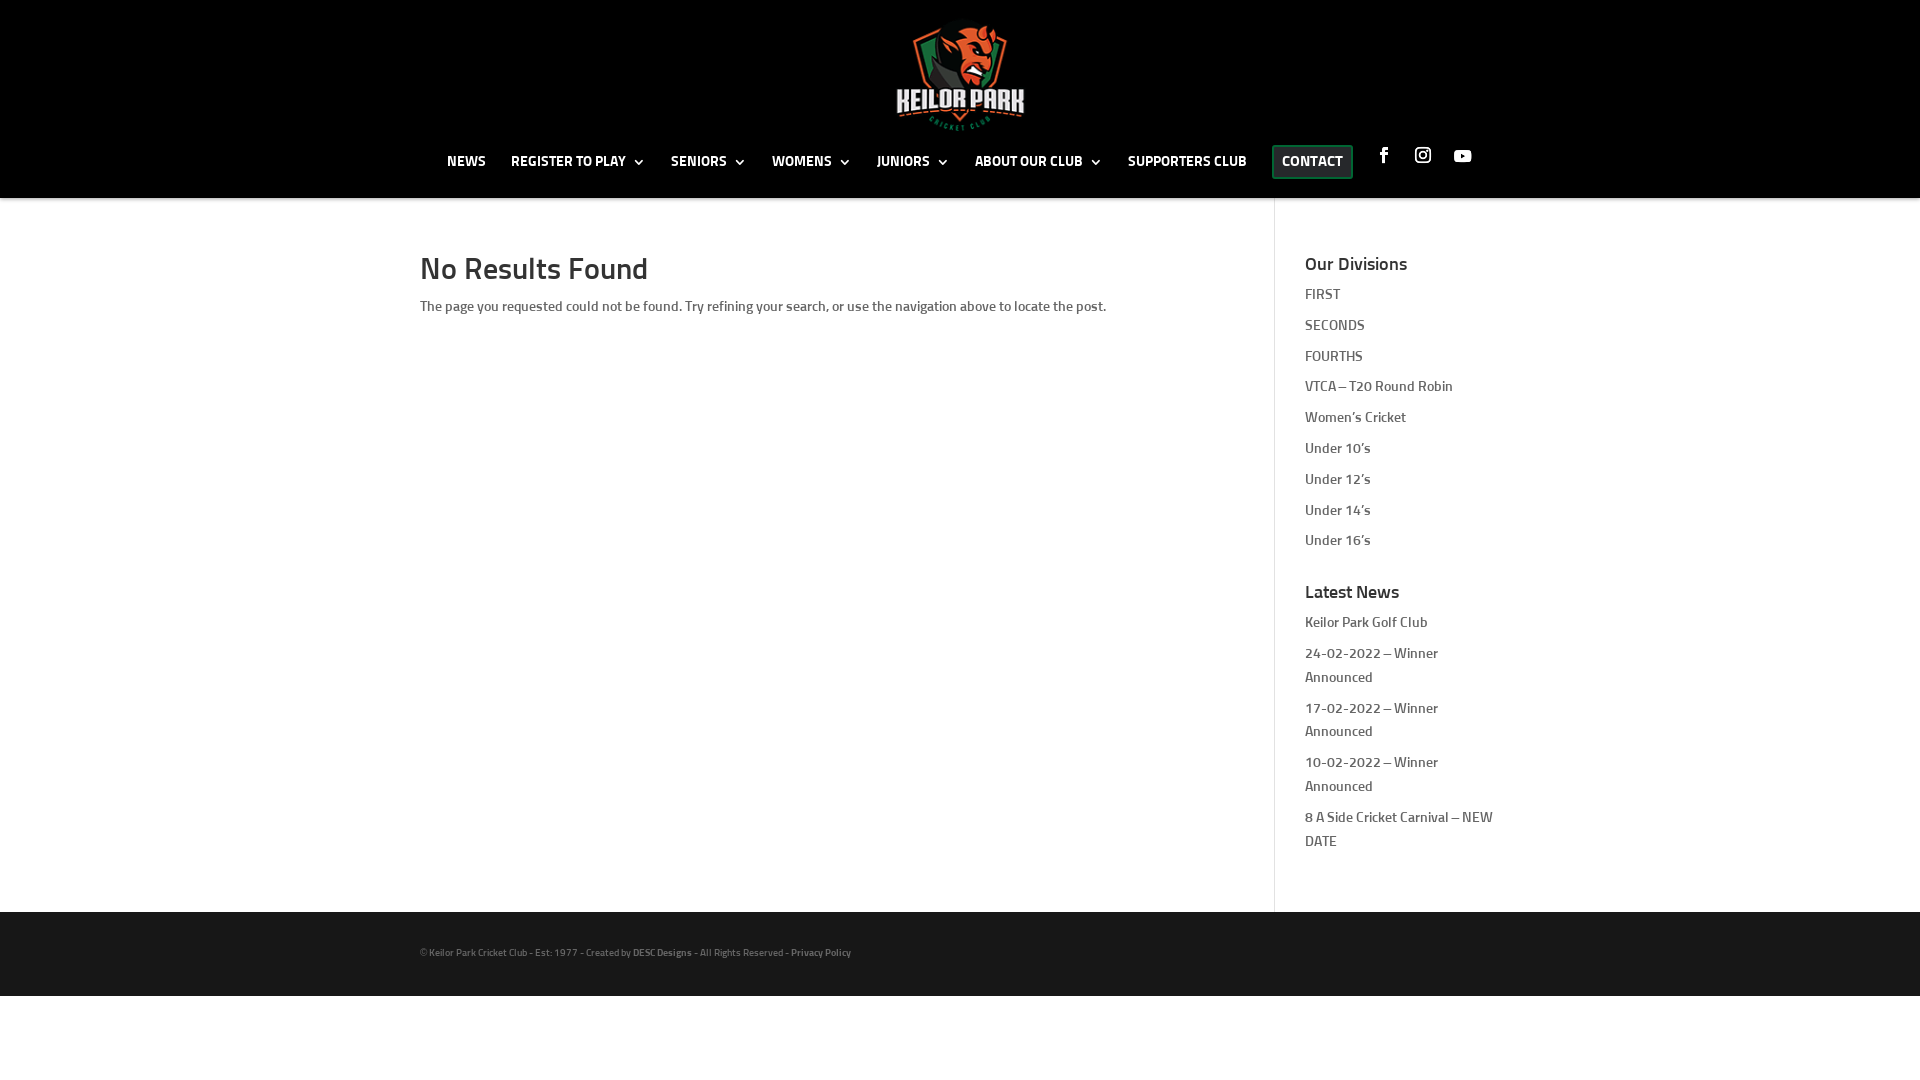 This screenshot has height=1080, width=1920. What do you see at coordinates (1322, 294) in the screenshot?
I see `'FIRST'` at bounding box center [1322, 294].